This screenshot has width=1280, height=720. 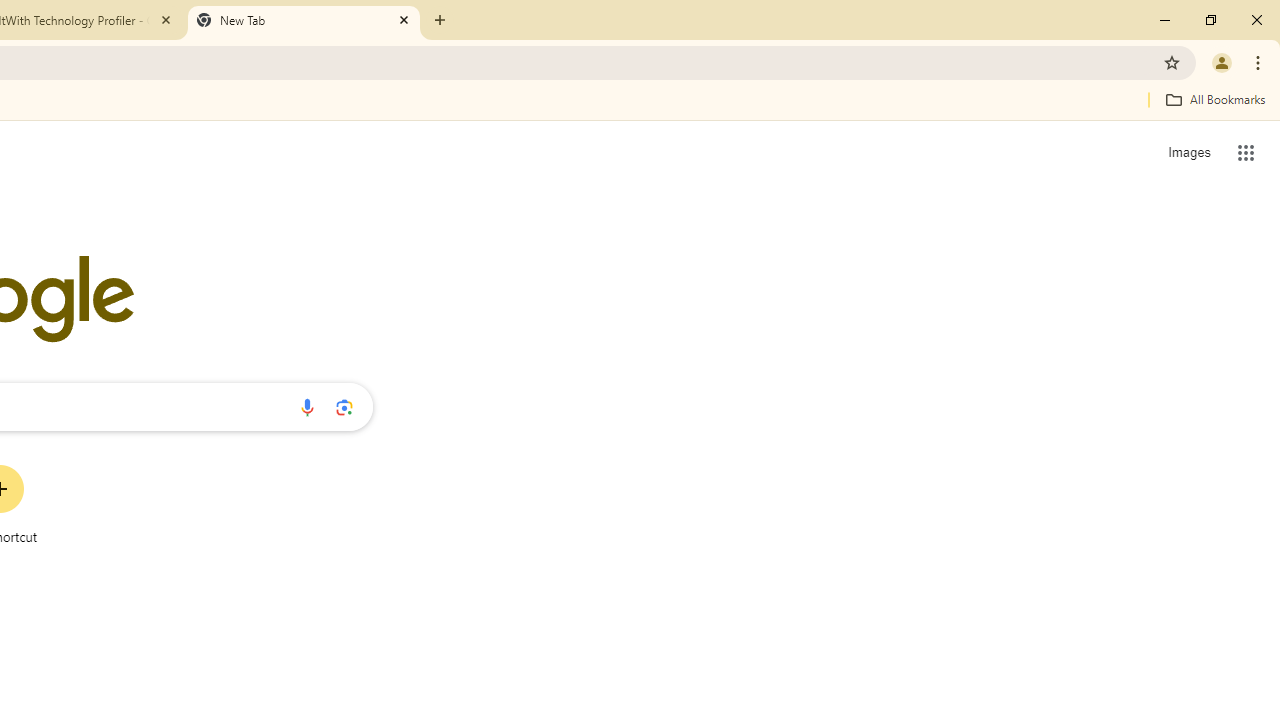 I want to click on 'Bookmark this tab', so click(x=1171, y=61).